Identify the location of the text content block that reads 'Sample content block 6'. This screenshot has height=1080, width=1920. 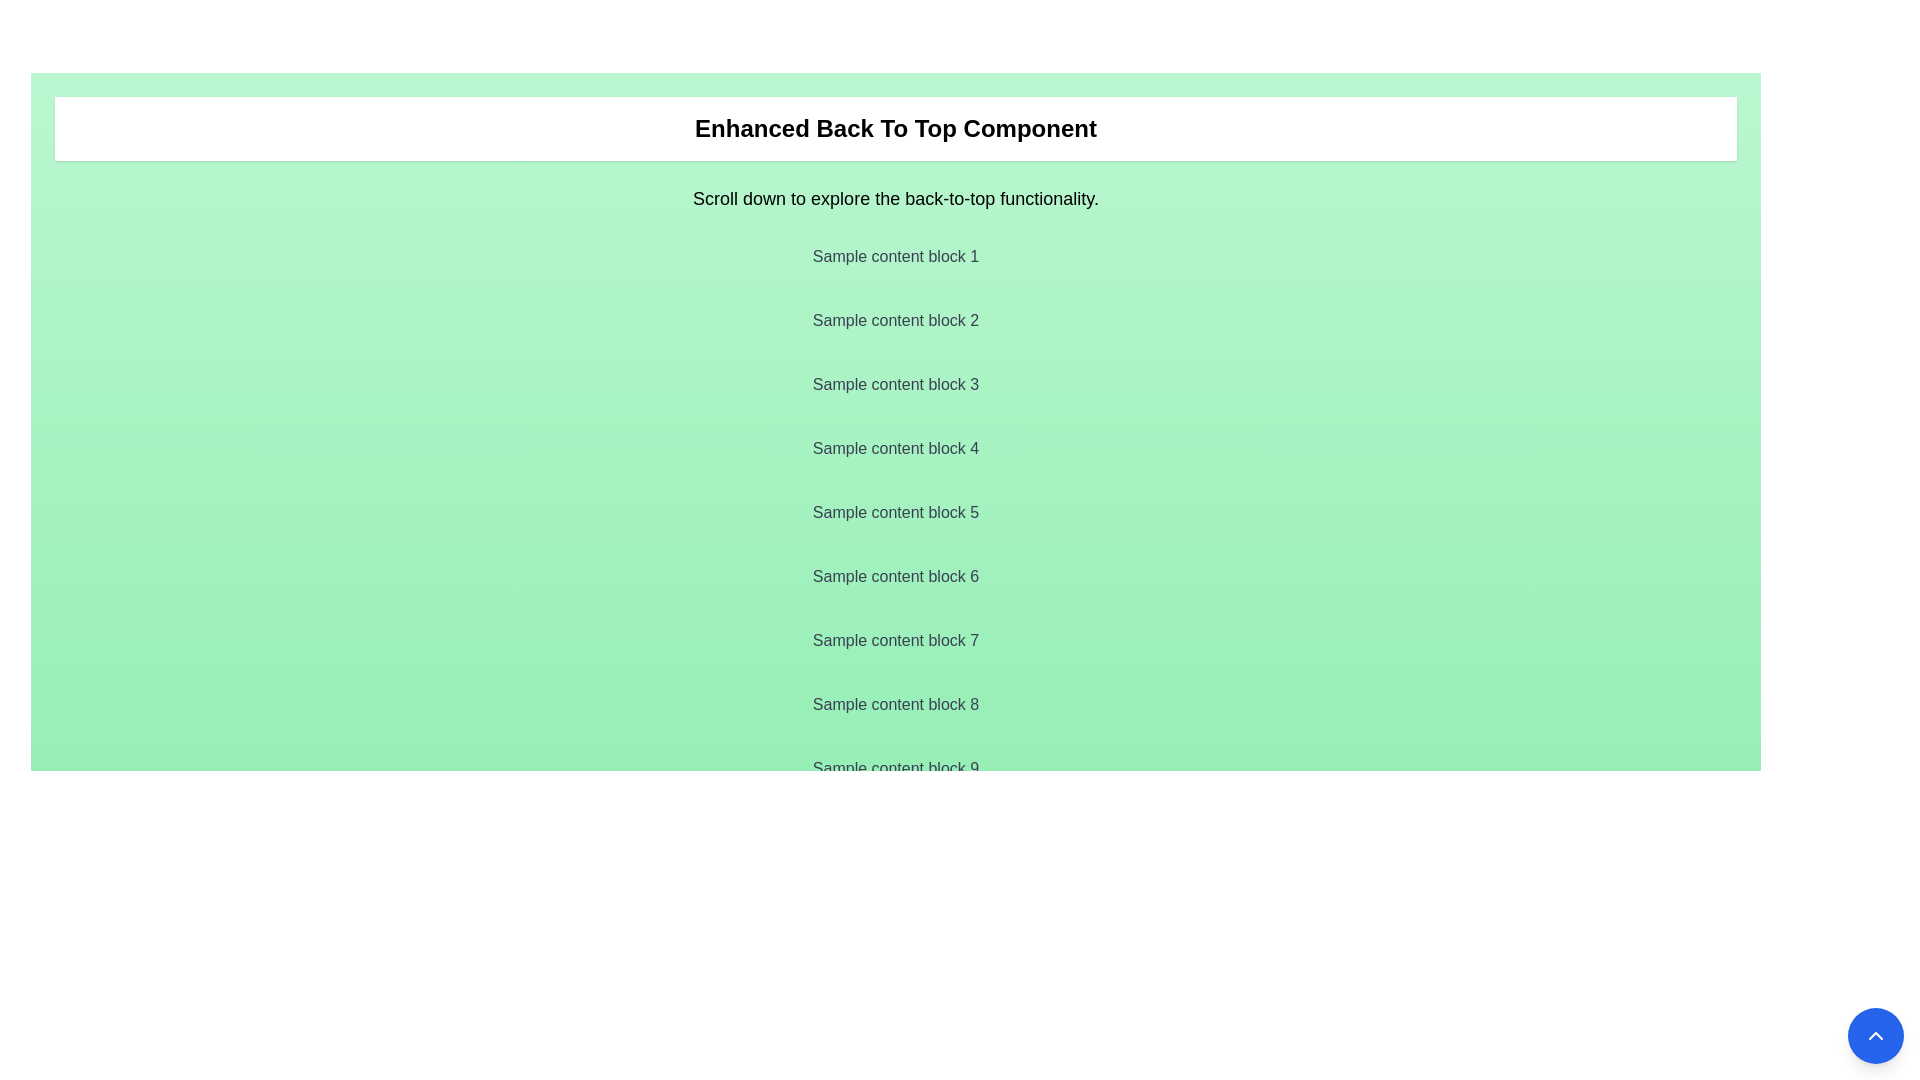
(895, 577).